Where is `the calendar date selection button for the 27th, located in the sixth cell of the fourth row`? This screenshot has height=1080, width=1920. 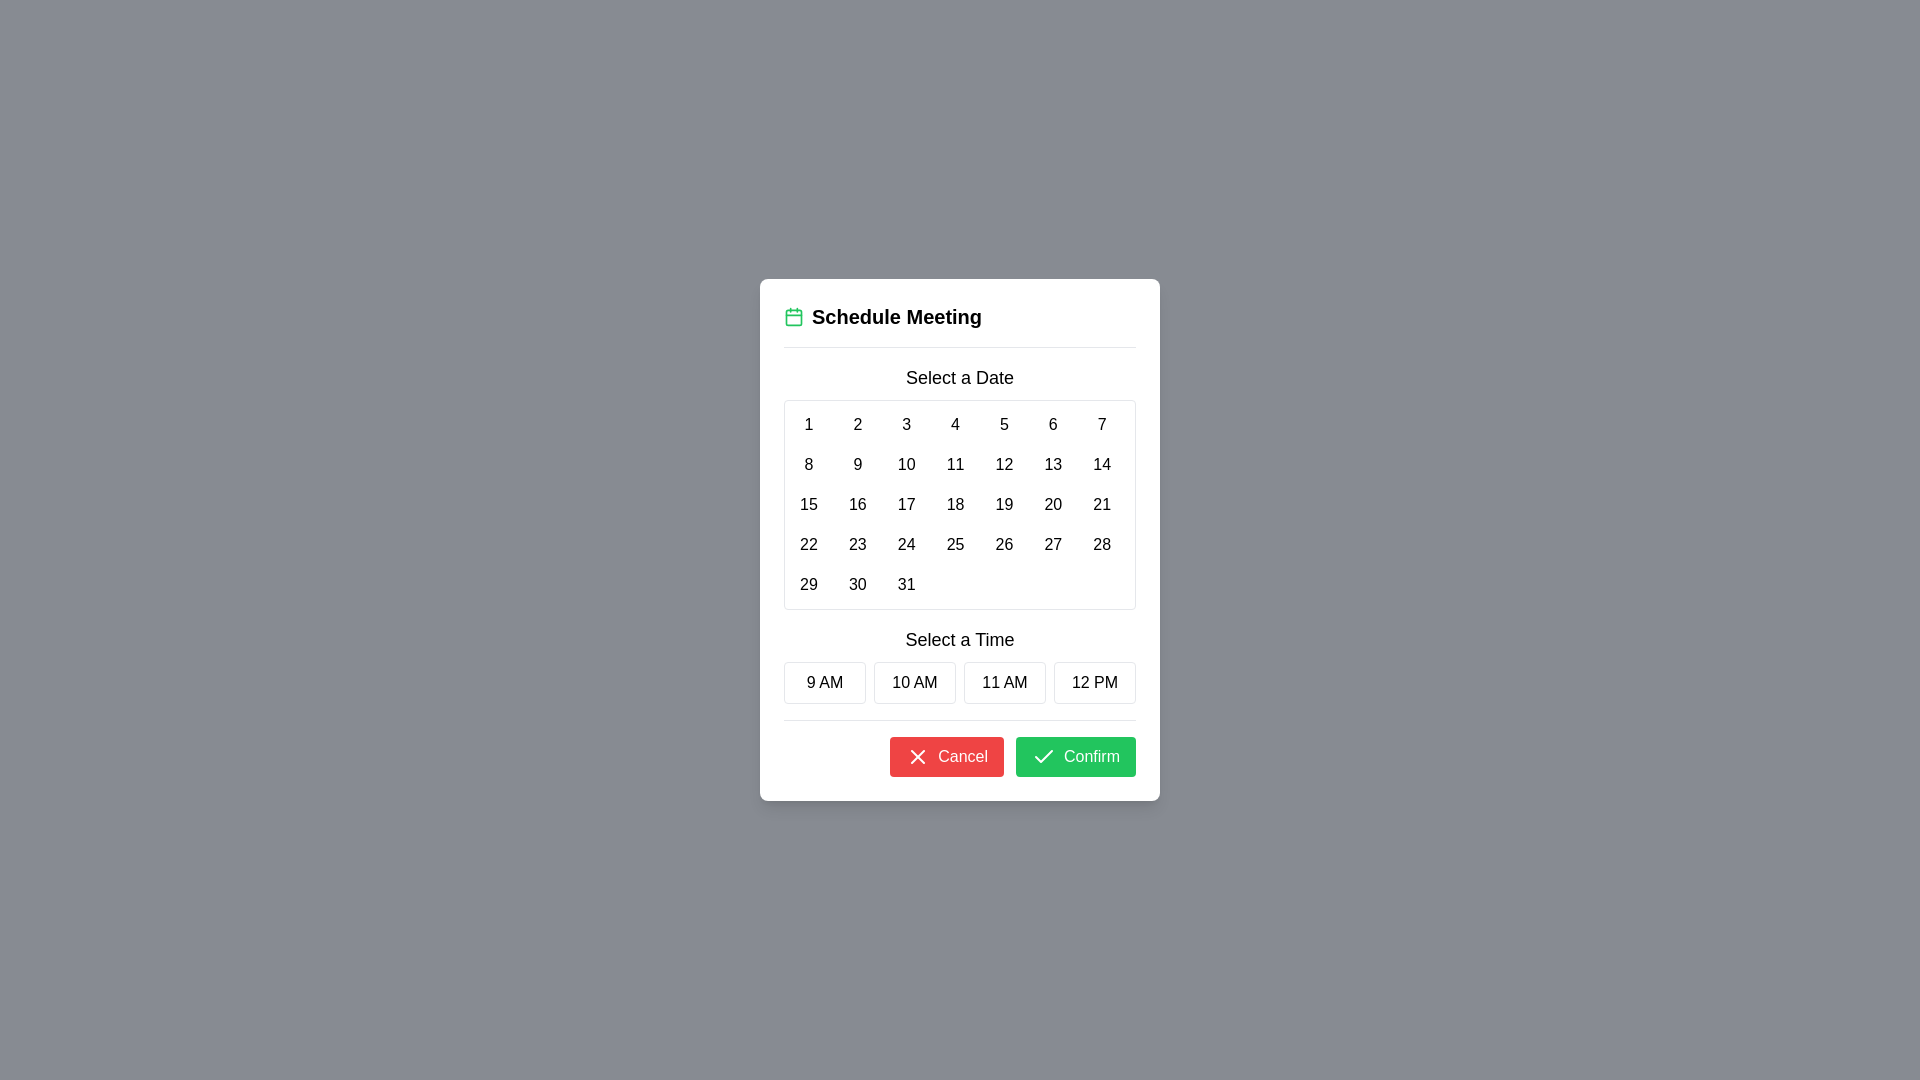 the calendar date selection button for the 27th, located in the sixth cell of the fourth row is located at coordinates (1052, 544).